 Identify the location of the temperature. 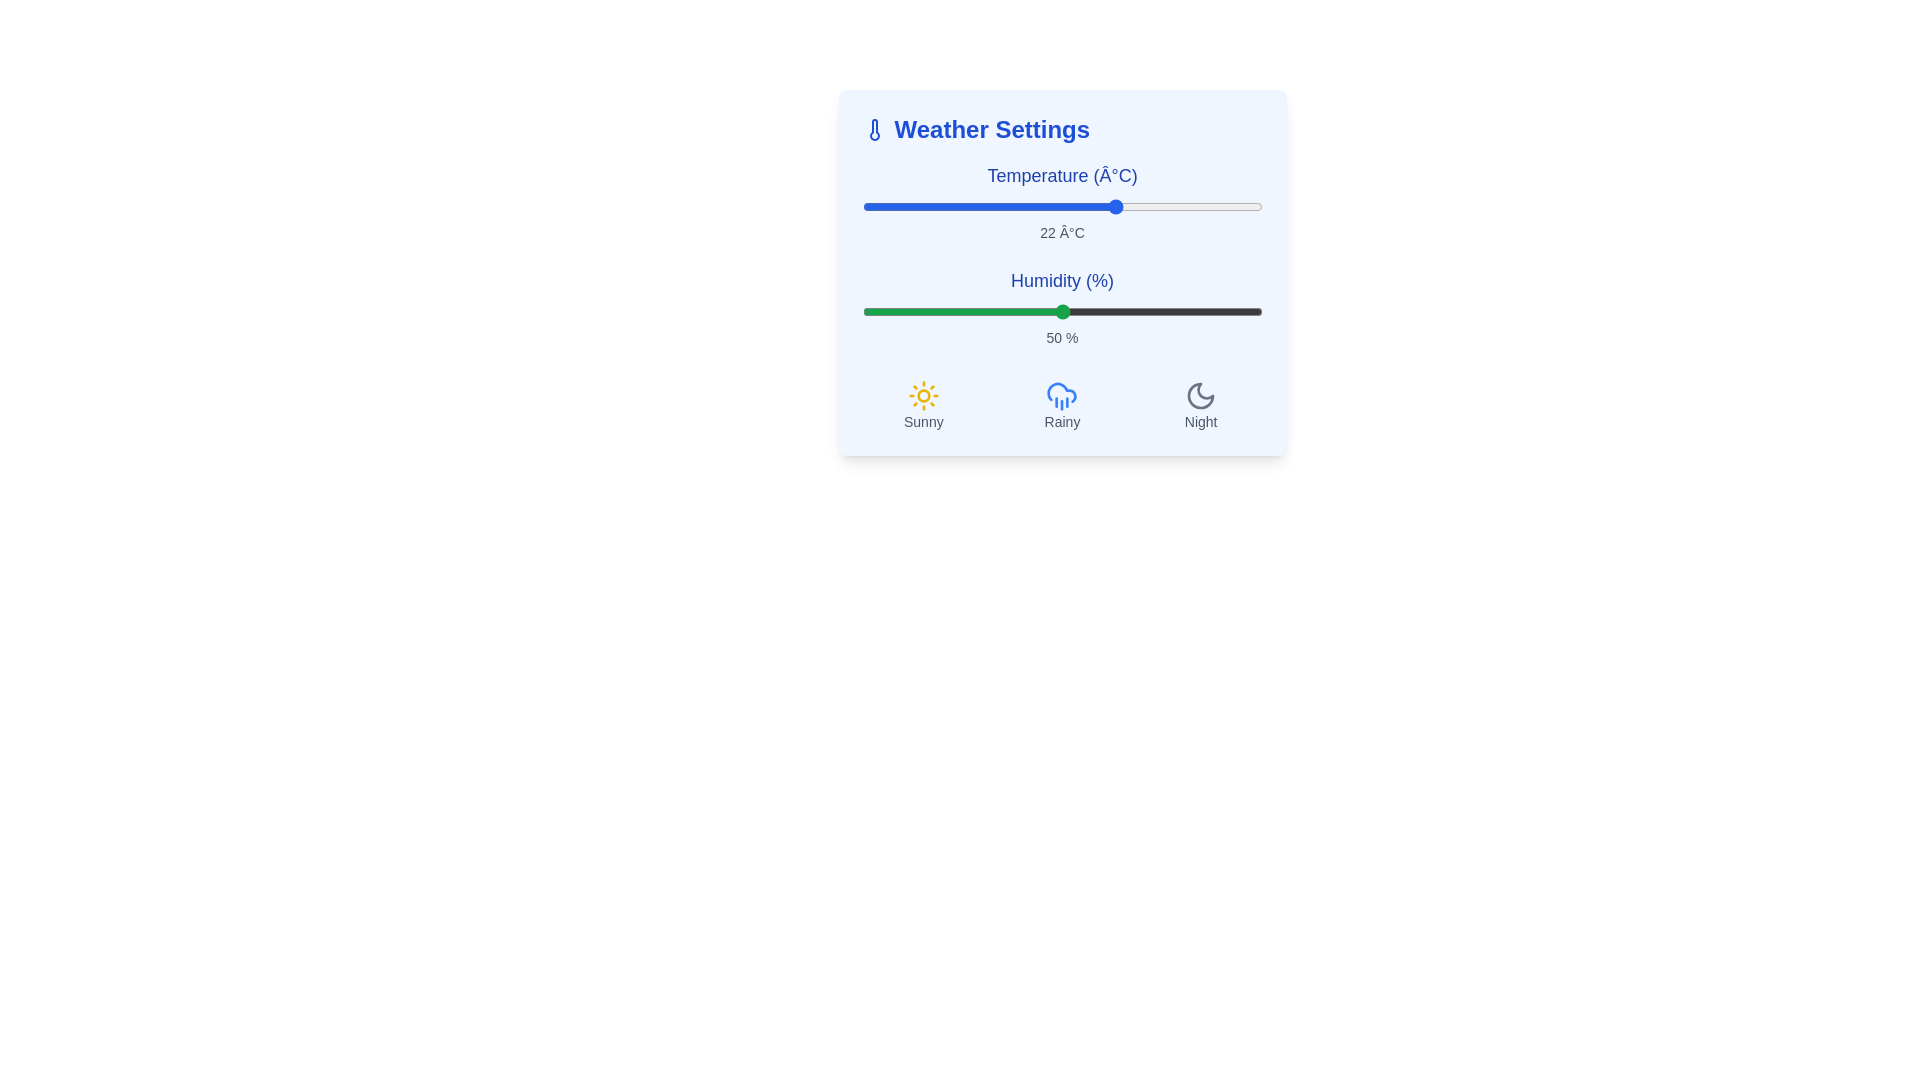
(957, 207).